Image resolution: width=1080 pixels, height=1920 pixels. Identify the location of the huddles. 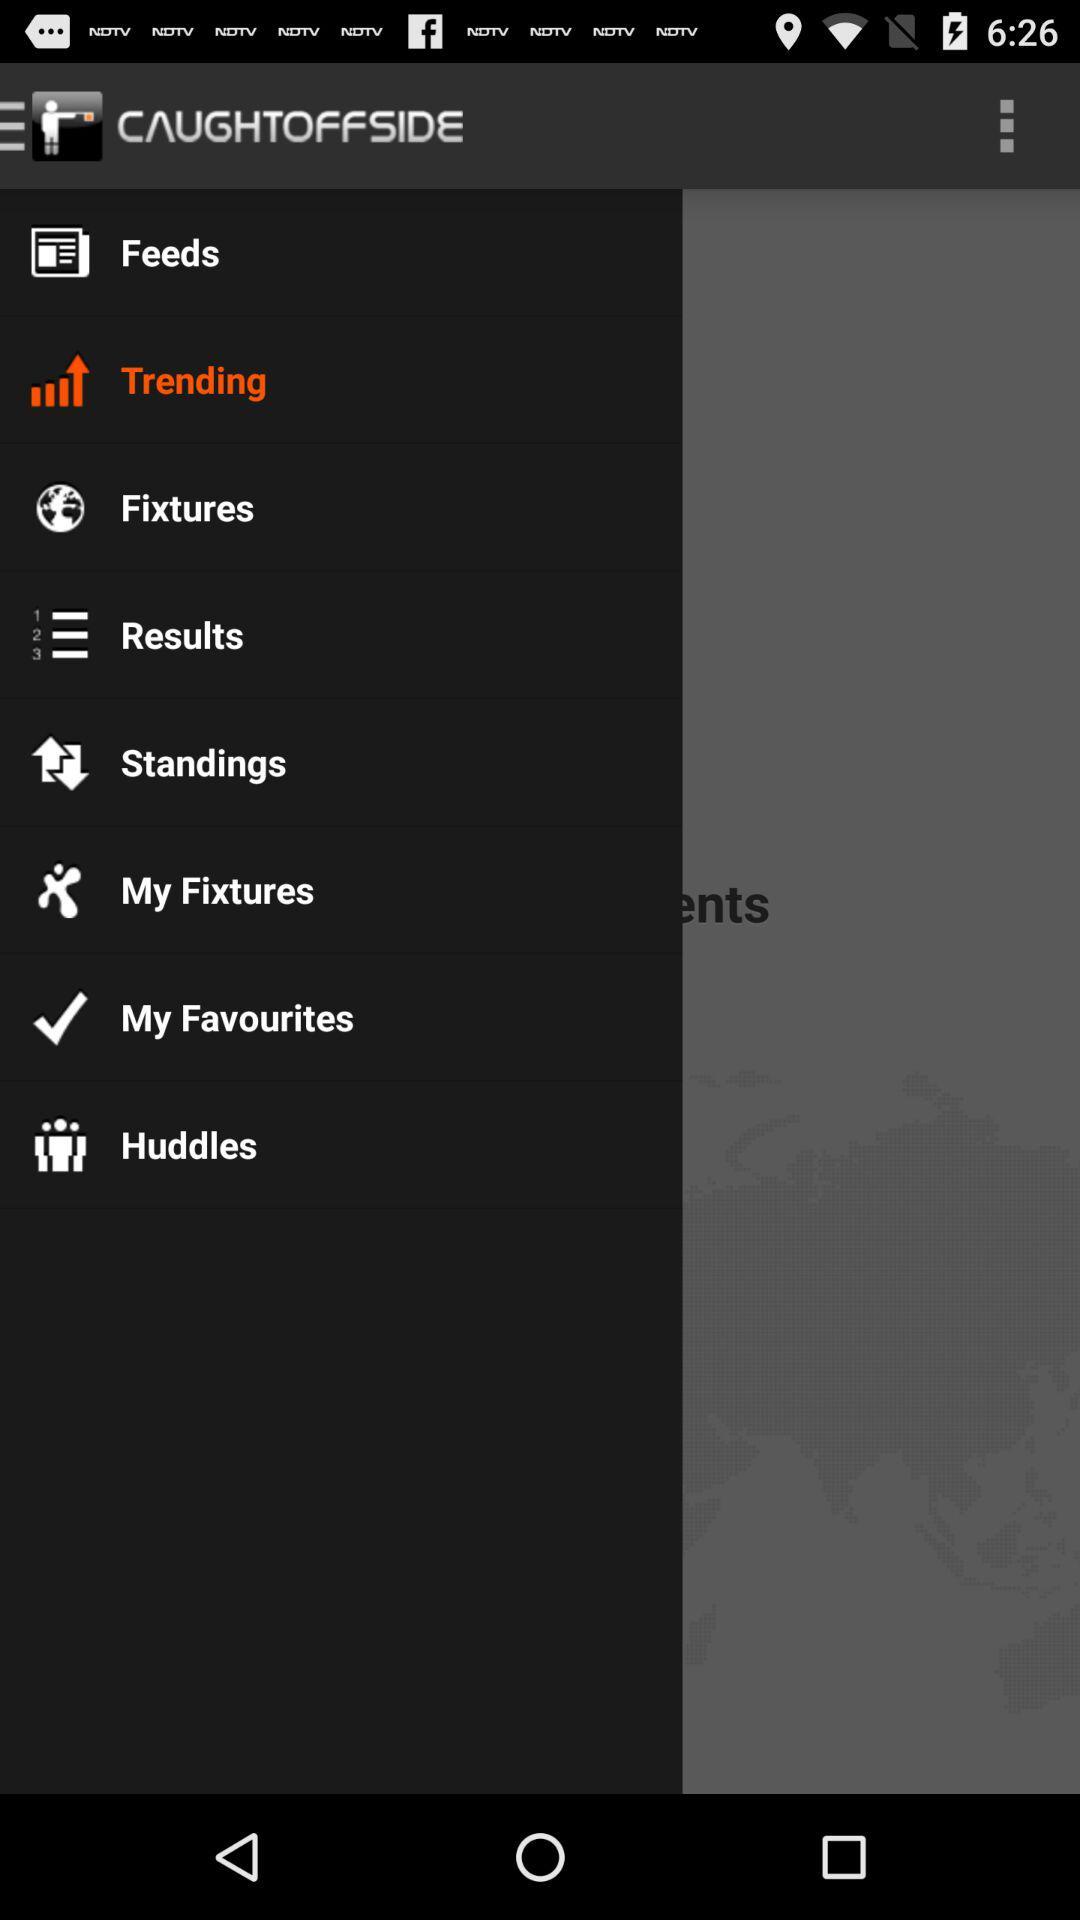
(172, 1144).